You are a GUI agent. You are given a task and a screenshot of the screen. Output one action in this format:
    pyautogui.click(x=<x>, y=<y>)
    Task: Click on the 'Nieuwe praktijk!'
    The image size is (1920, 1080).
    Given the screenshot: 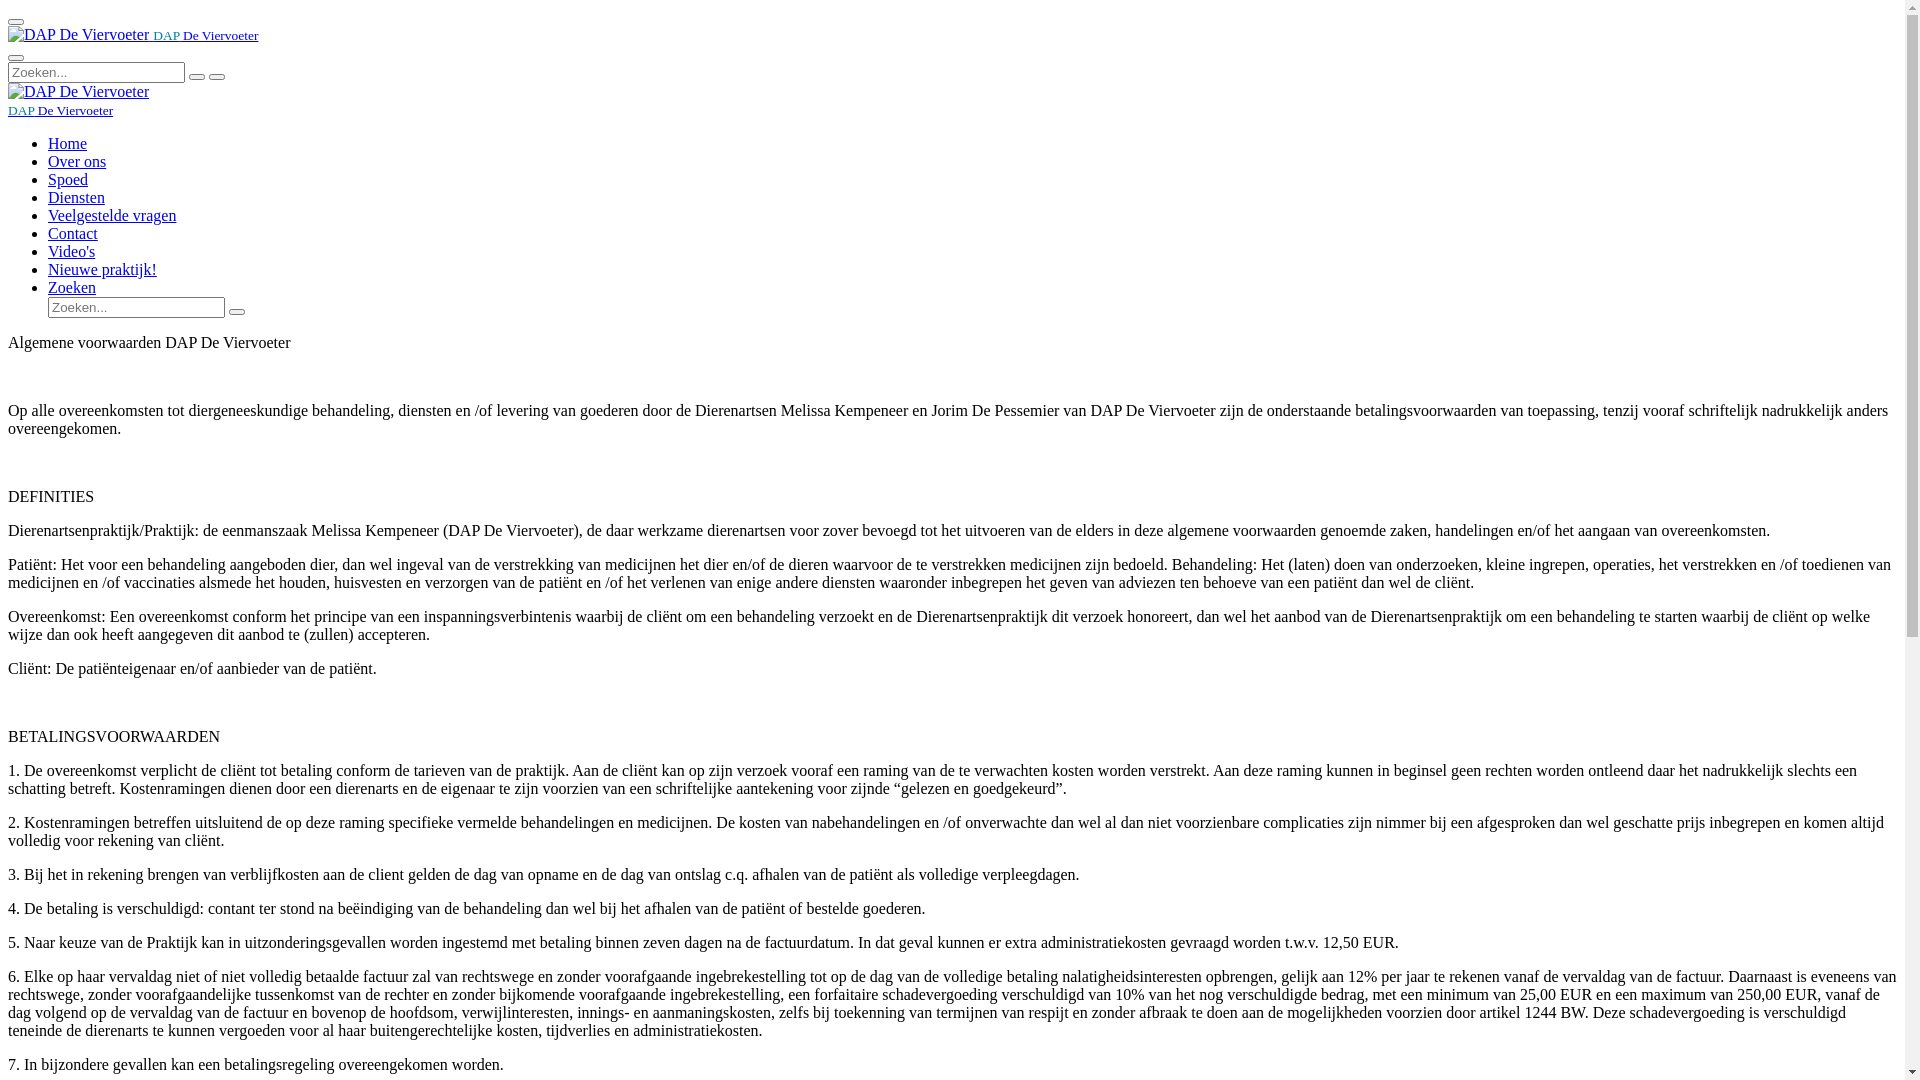 What is the action you would take?
    pyautogui.click(x=101, y=268)
    